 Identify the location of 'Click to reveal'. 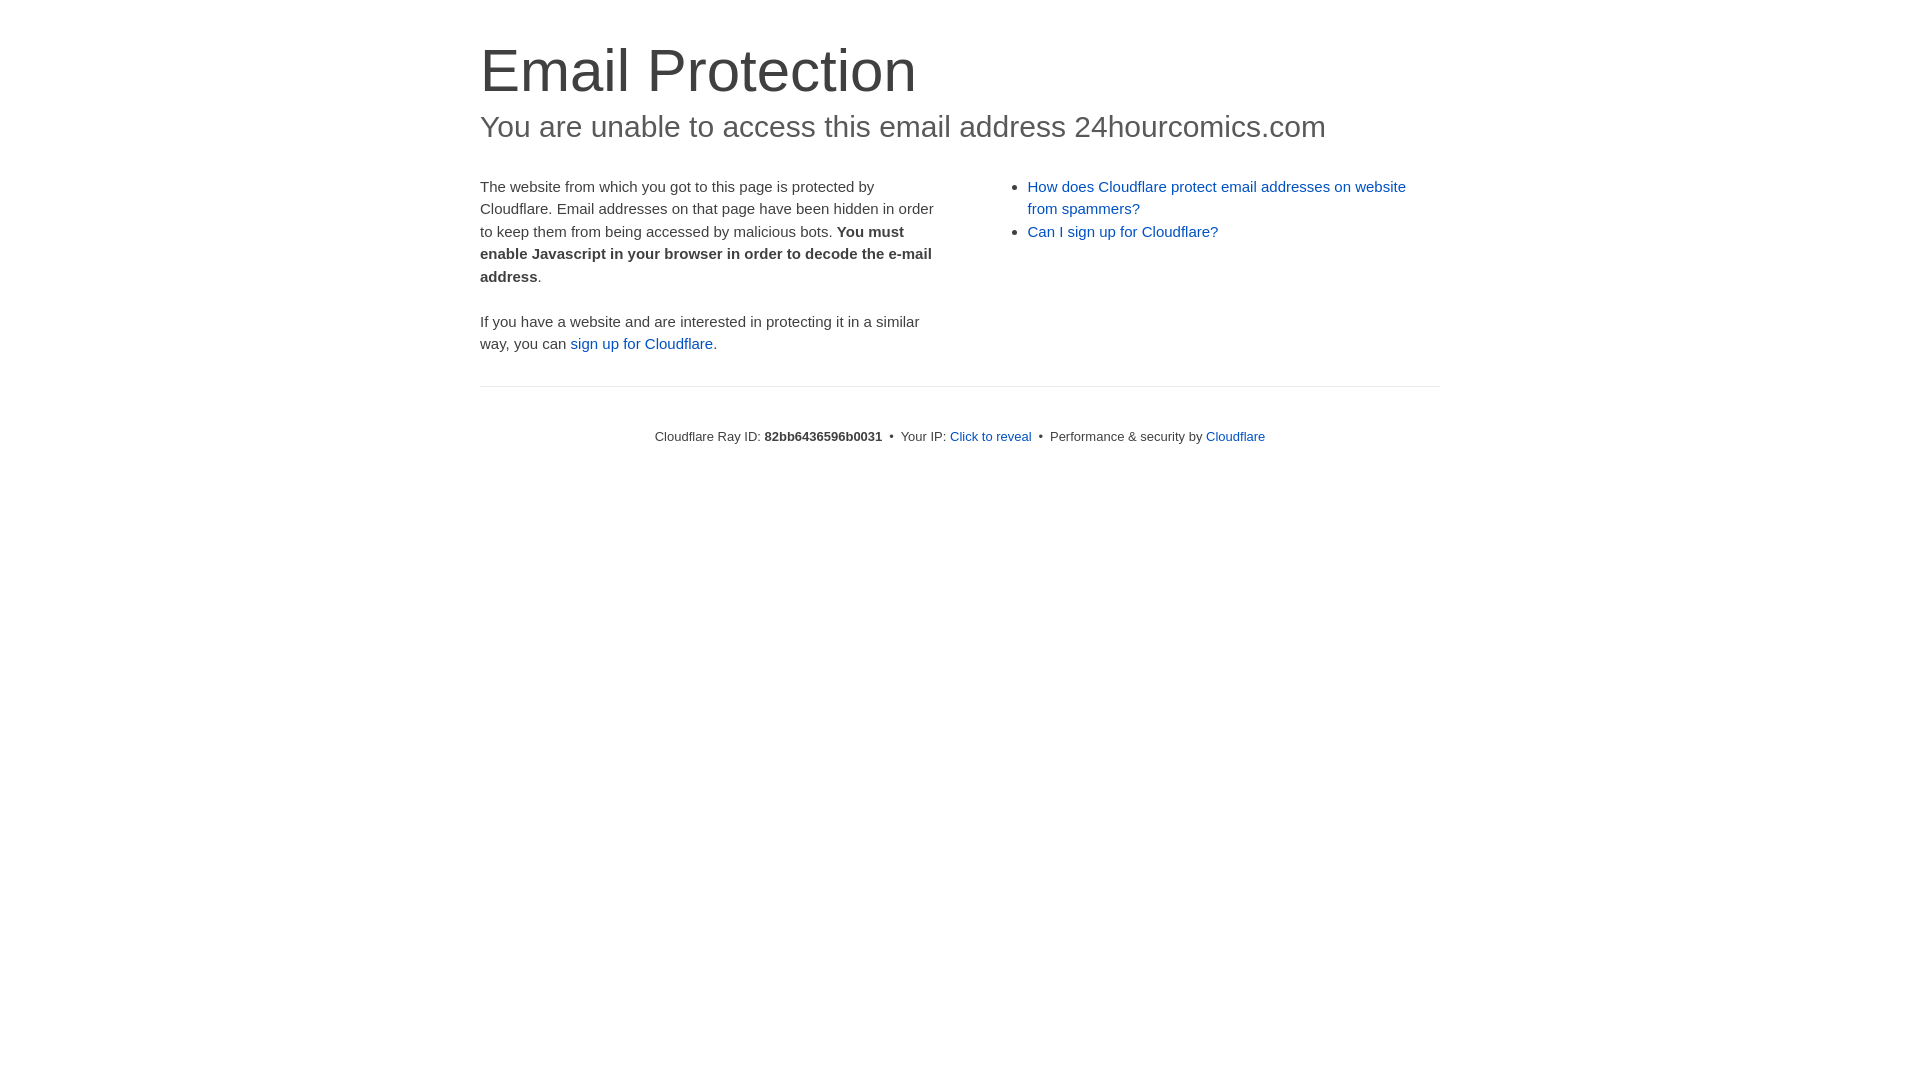
(990, 435).